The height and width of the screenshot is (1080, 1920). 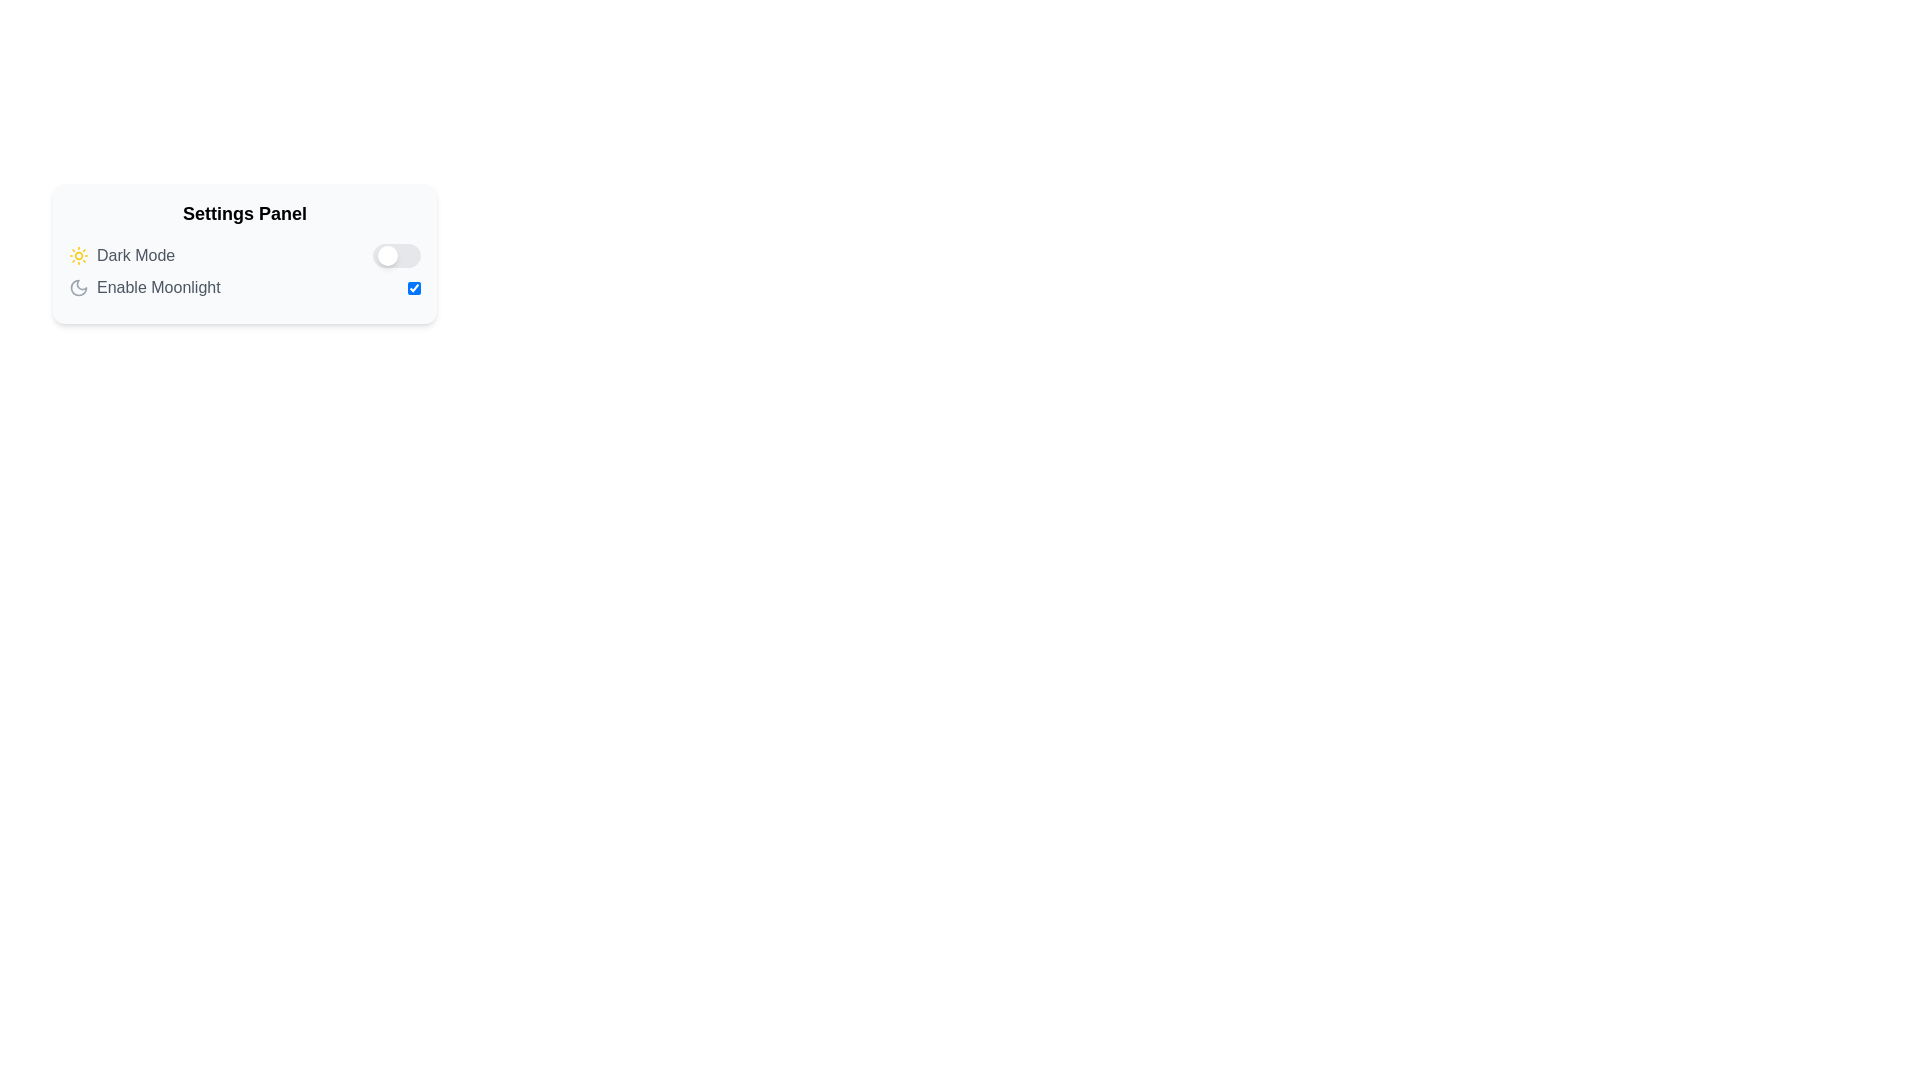 What do you see at coordinates (78, 254) in the screenshot?
I see `the brightly colored sun icon with a circular center and rays, located to the immediate left of the 'Dark Mode' text in the settings panel` at bounding box center [78, 254].